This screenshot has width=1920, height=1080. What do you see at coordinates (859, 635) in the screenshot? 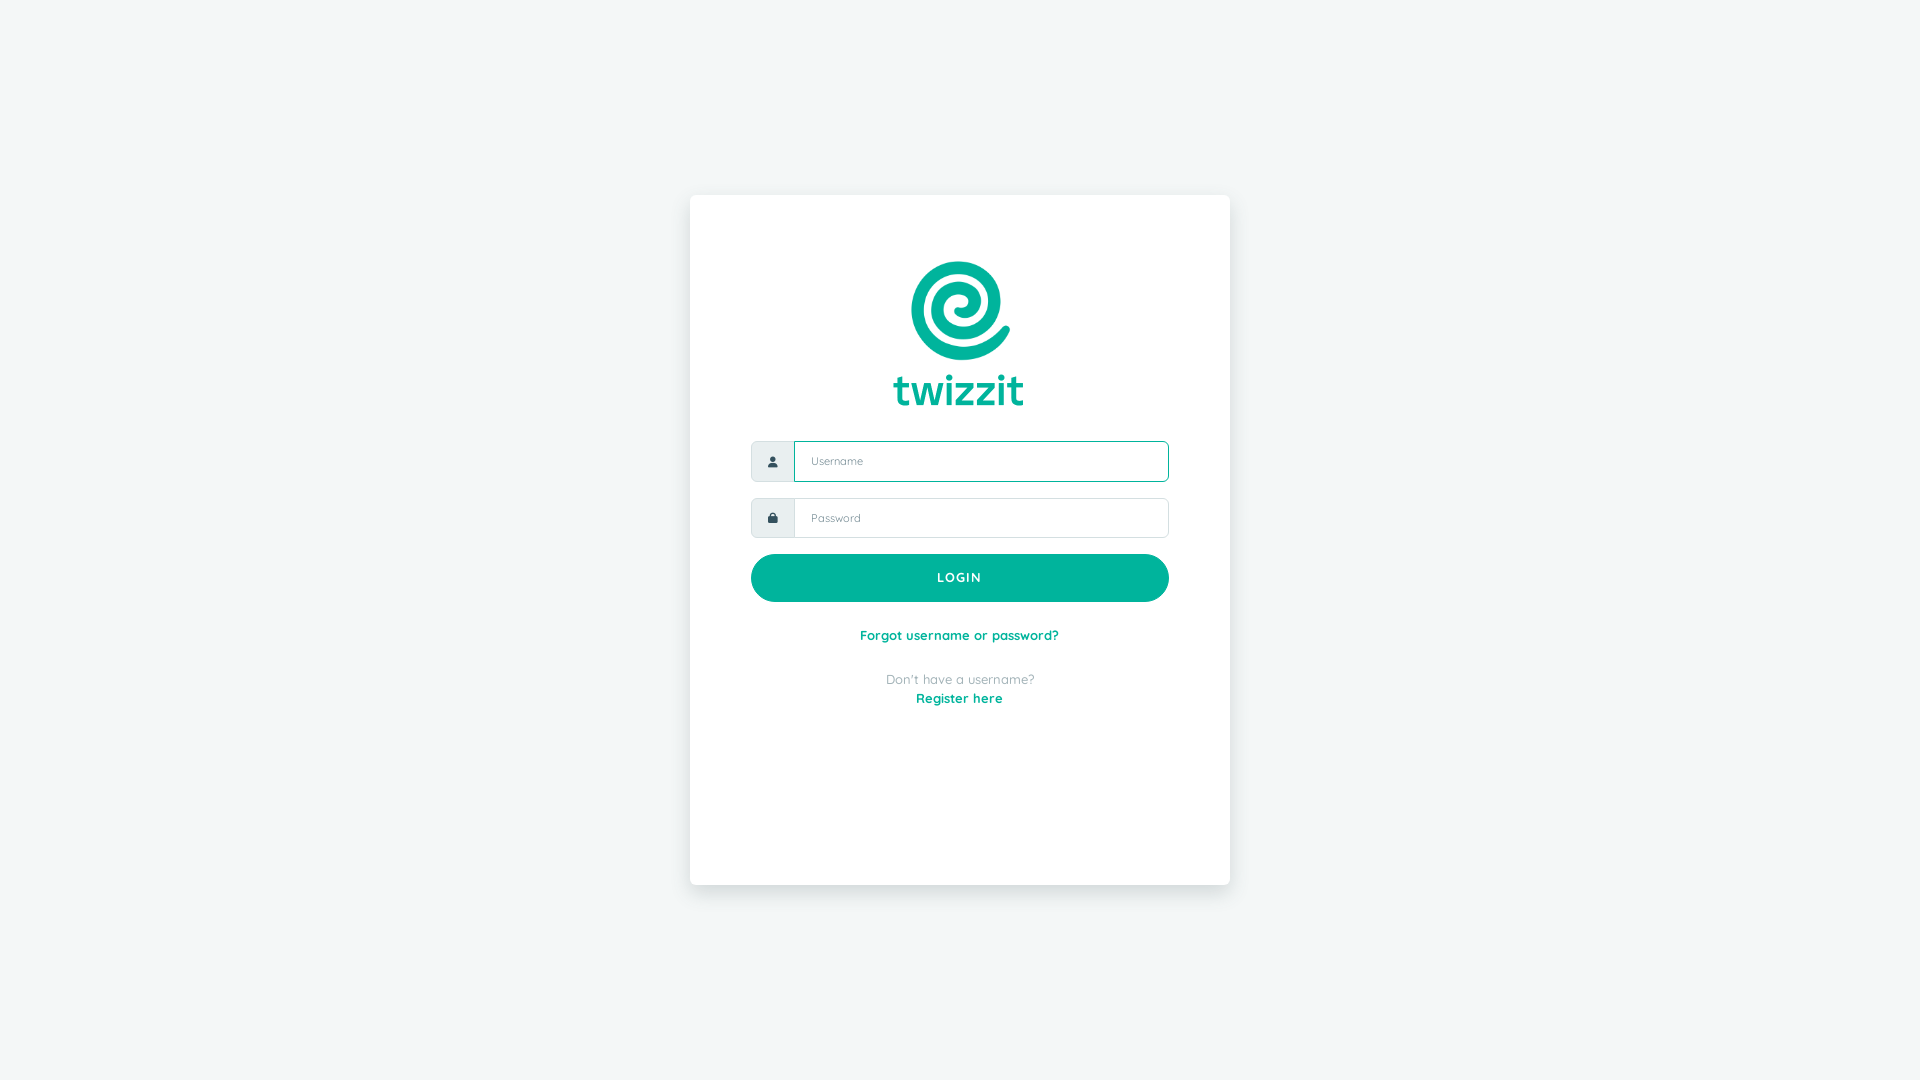
I see `'Forgot username or password?'` at bounding box center [859, 635].